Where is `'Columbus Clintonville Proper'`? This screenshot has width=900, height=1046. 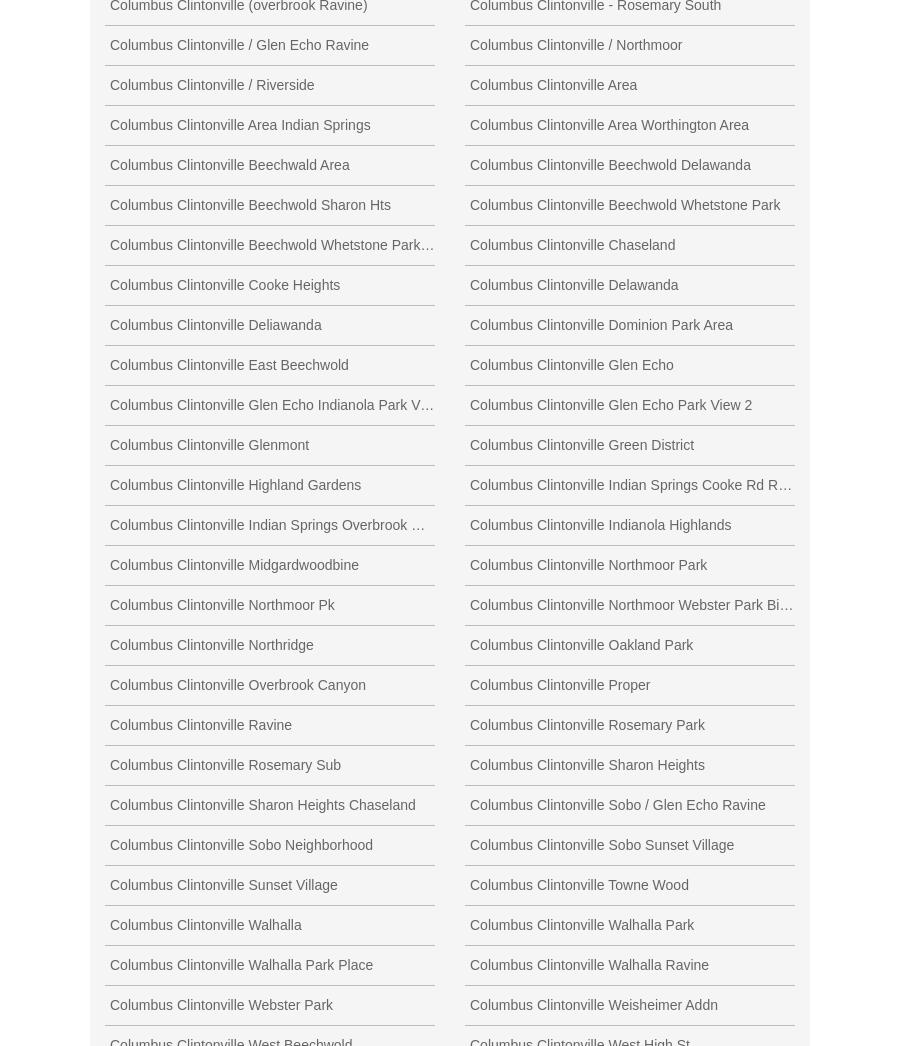
'Columbus Clintonville Proper' is located at coordinates (558, 683).